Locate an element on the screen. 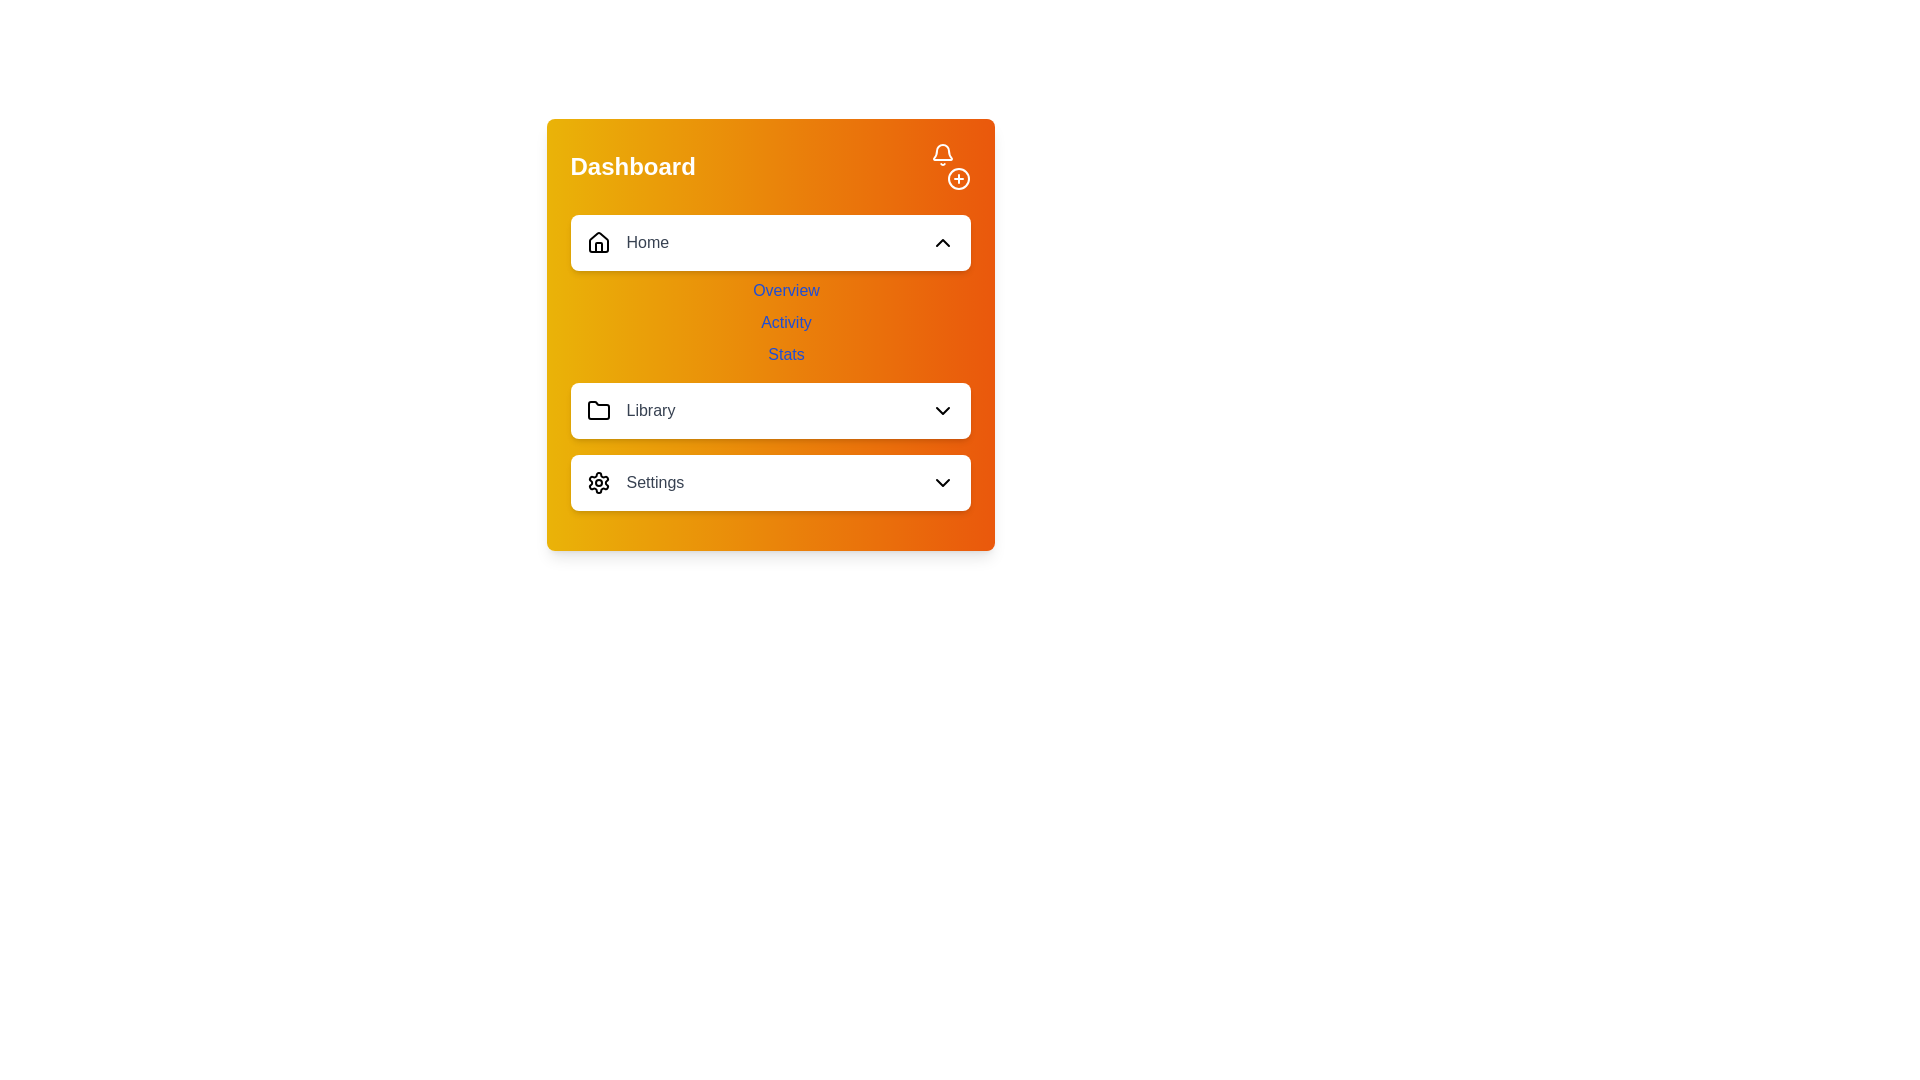  the circular graphical element with a plus sign inside, located at the top-right corner of the dashboard interface is located at coordinates (957, 177).